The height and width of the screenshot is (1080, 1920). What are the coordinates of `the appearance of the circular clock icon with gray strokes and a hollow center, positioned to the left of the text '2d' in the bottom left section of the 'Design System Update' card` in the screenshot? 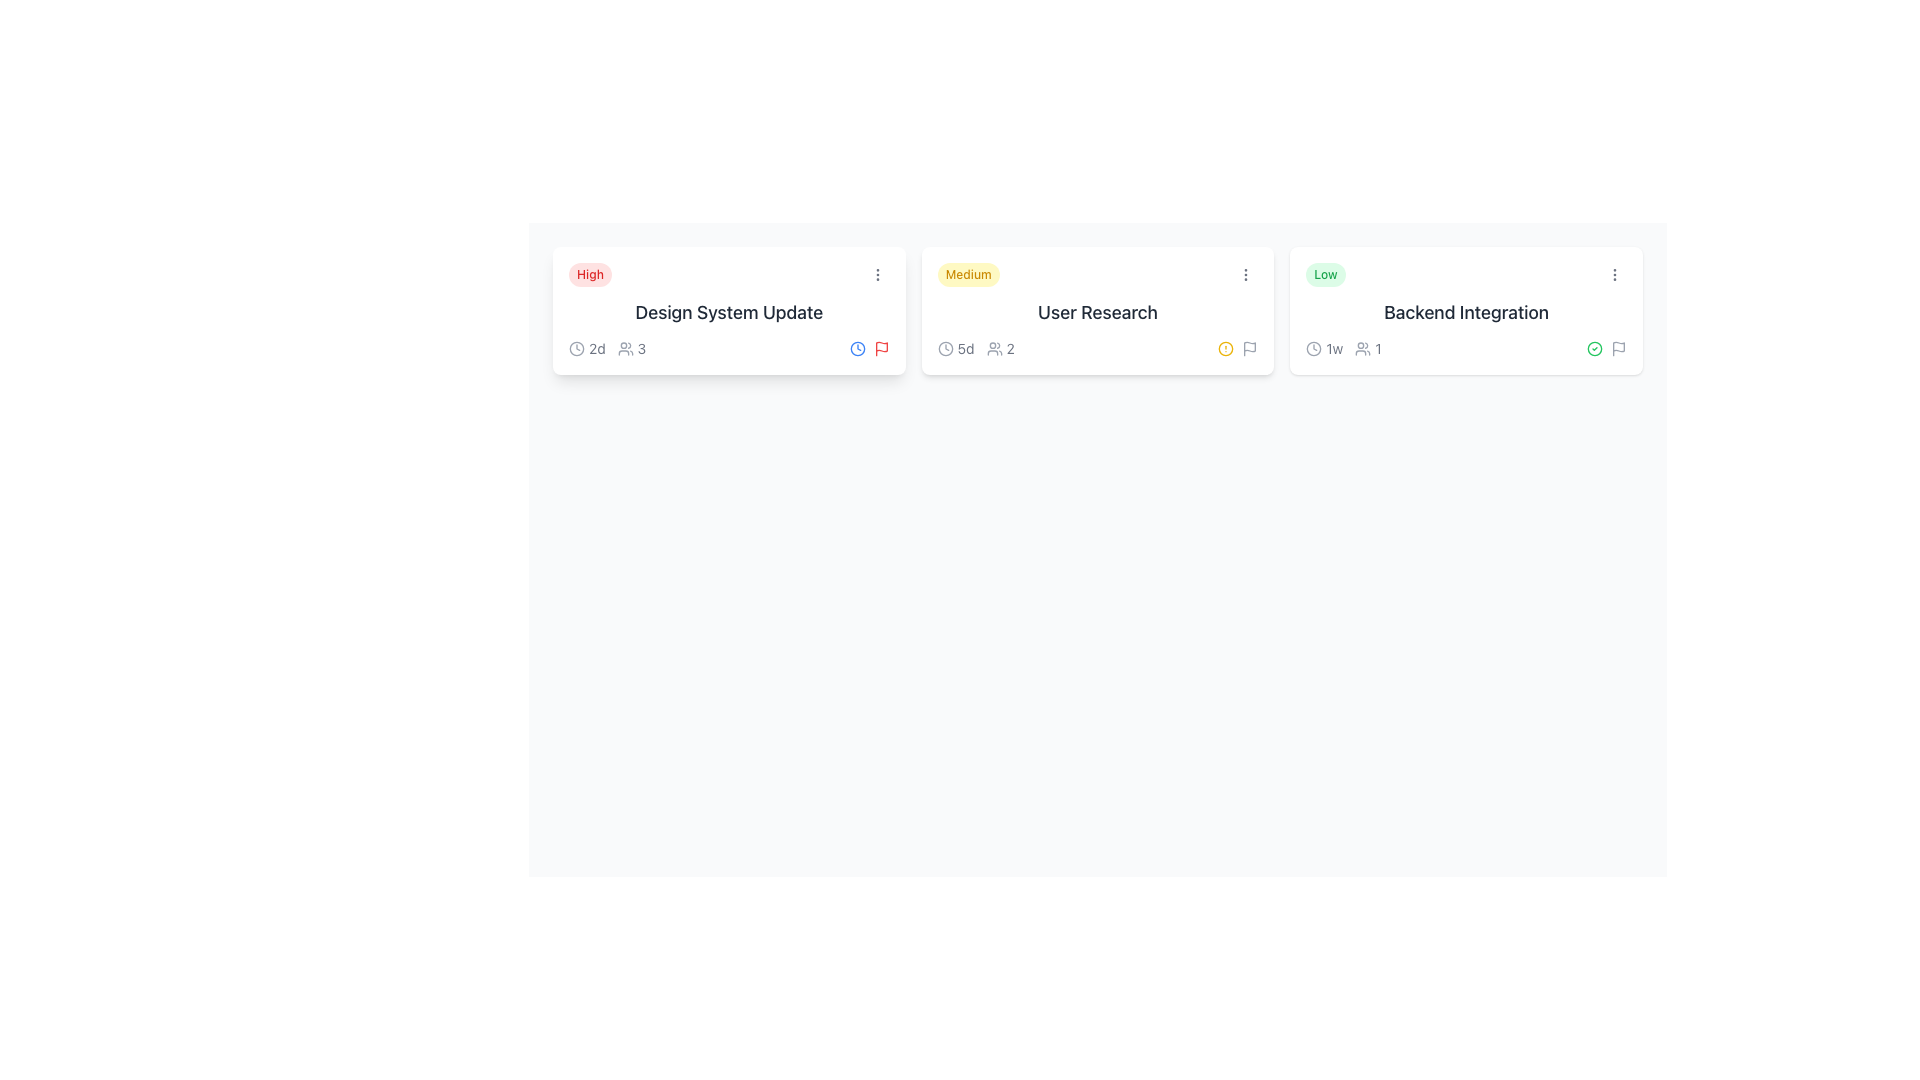 It's located at (575, 347).